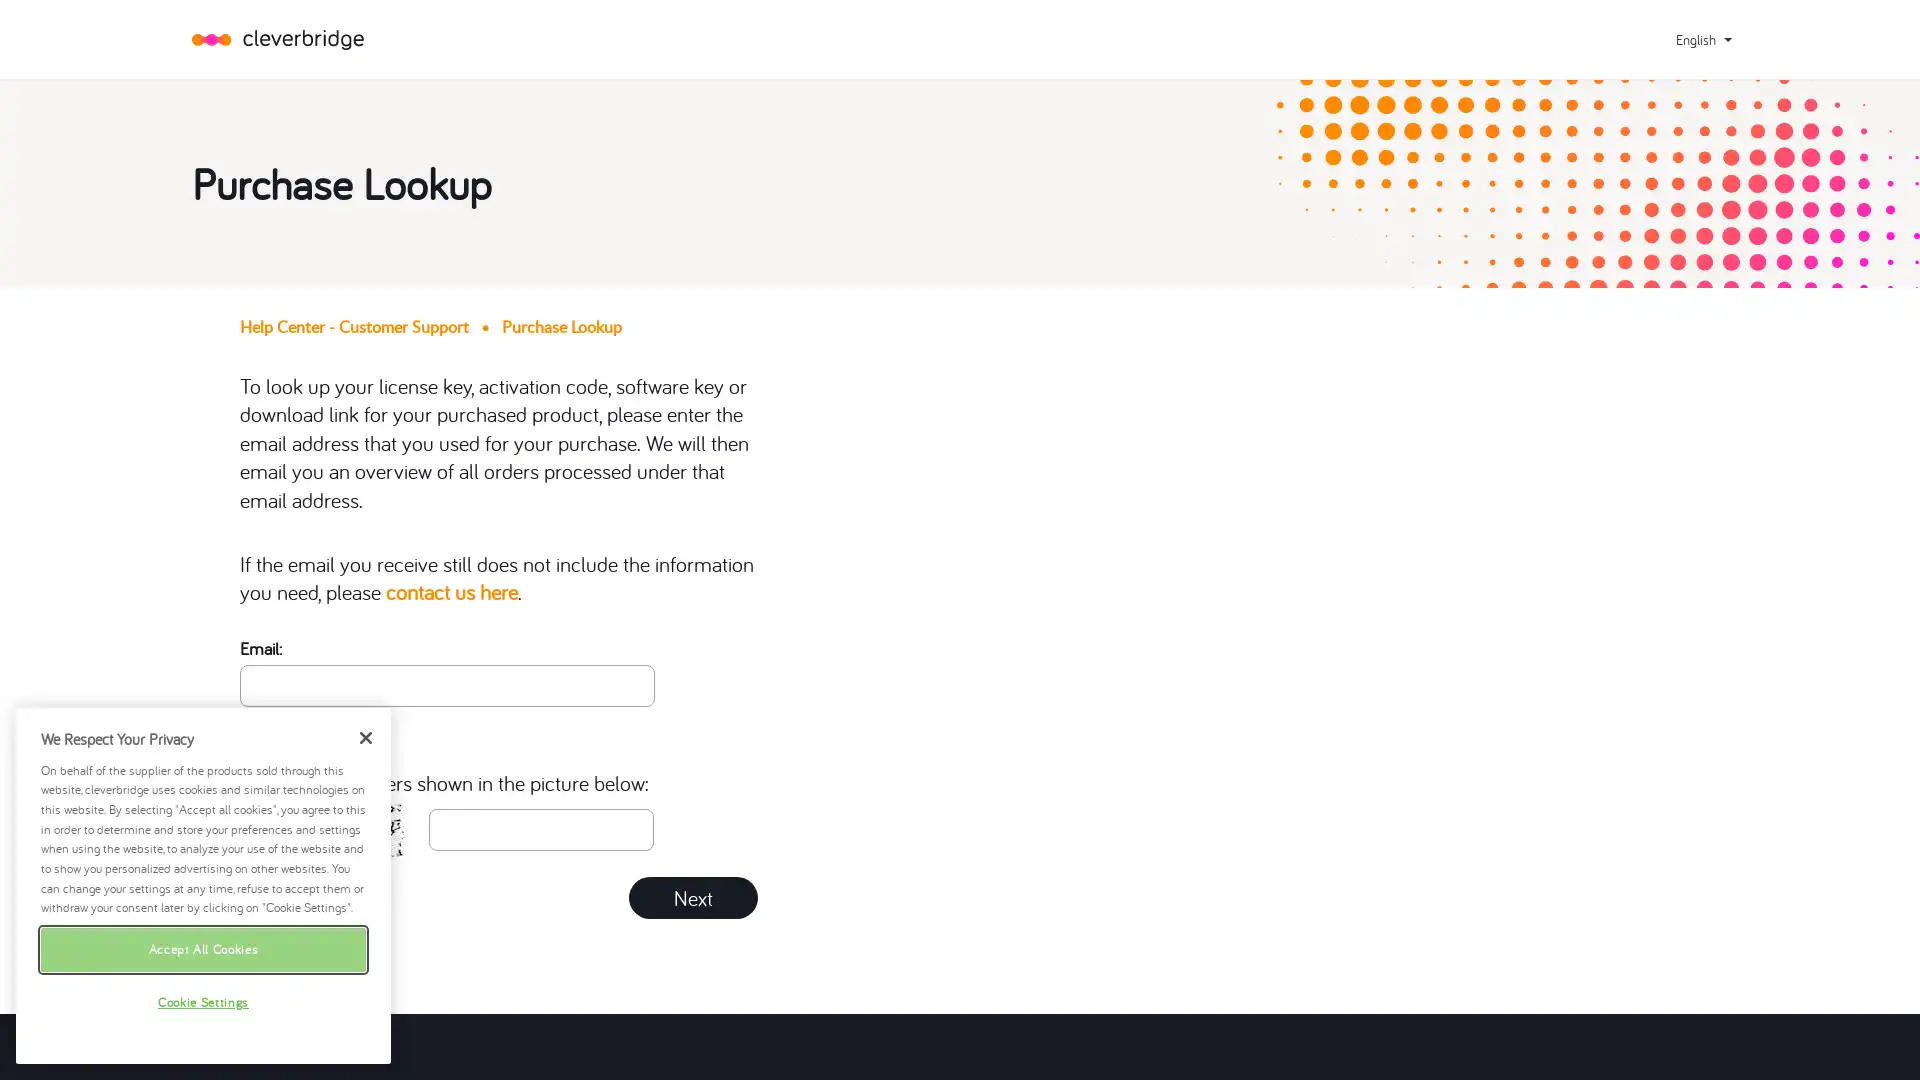  Describe the element at coordinates (365, 737) in the screenshot. I see `Close` at that location.